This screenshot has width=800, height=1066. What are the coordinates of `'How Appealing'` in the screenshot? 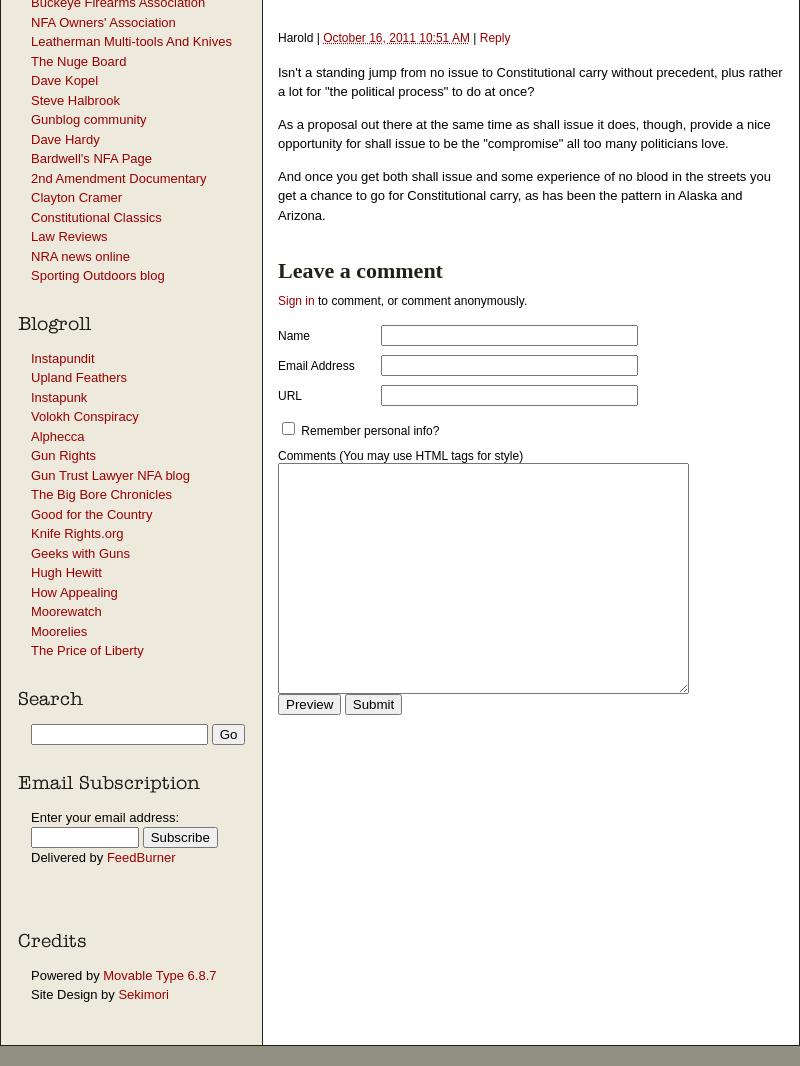 It's located at (30, 590).